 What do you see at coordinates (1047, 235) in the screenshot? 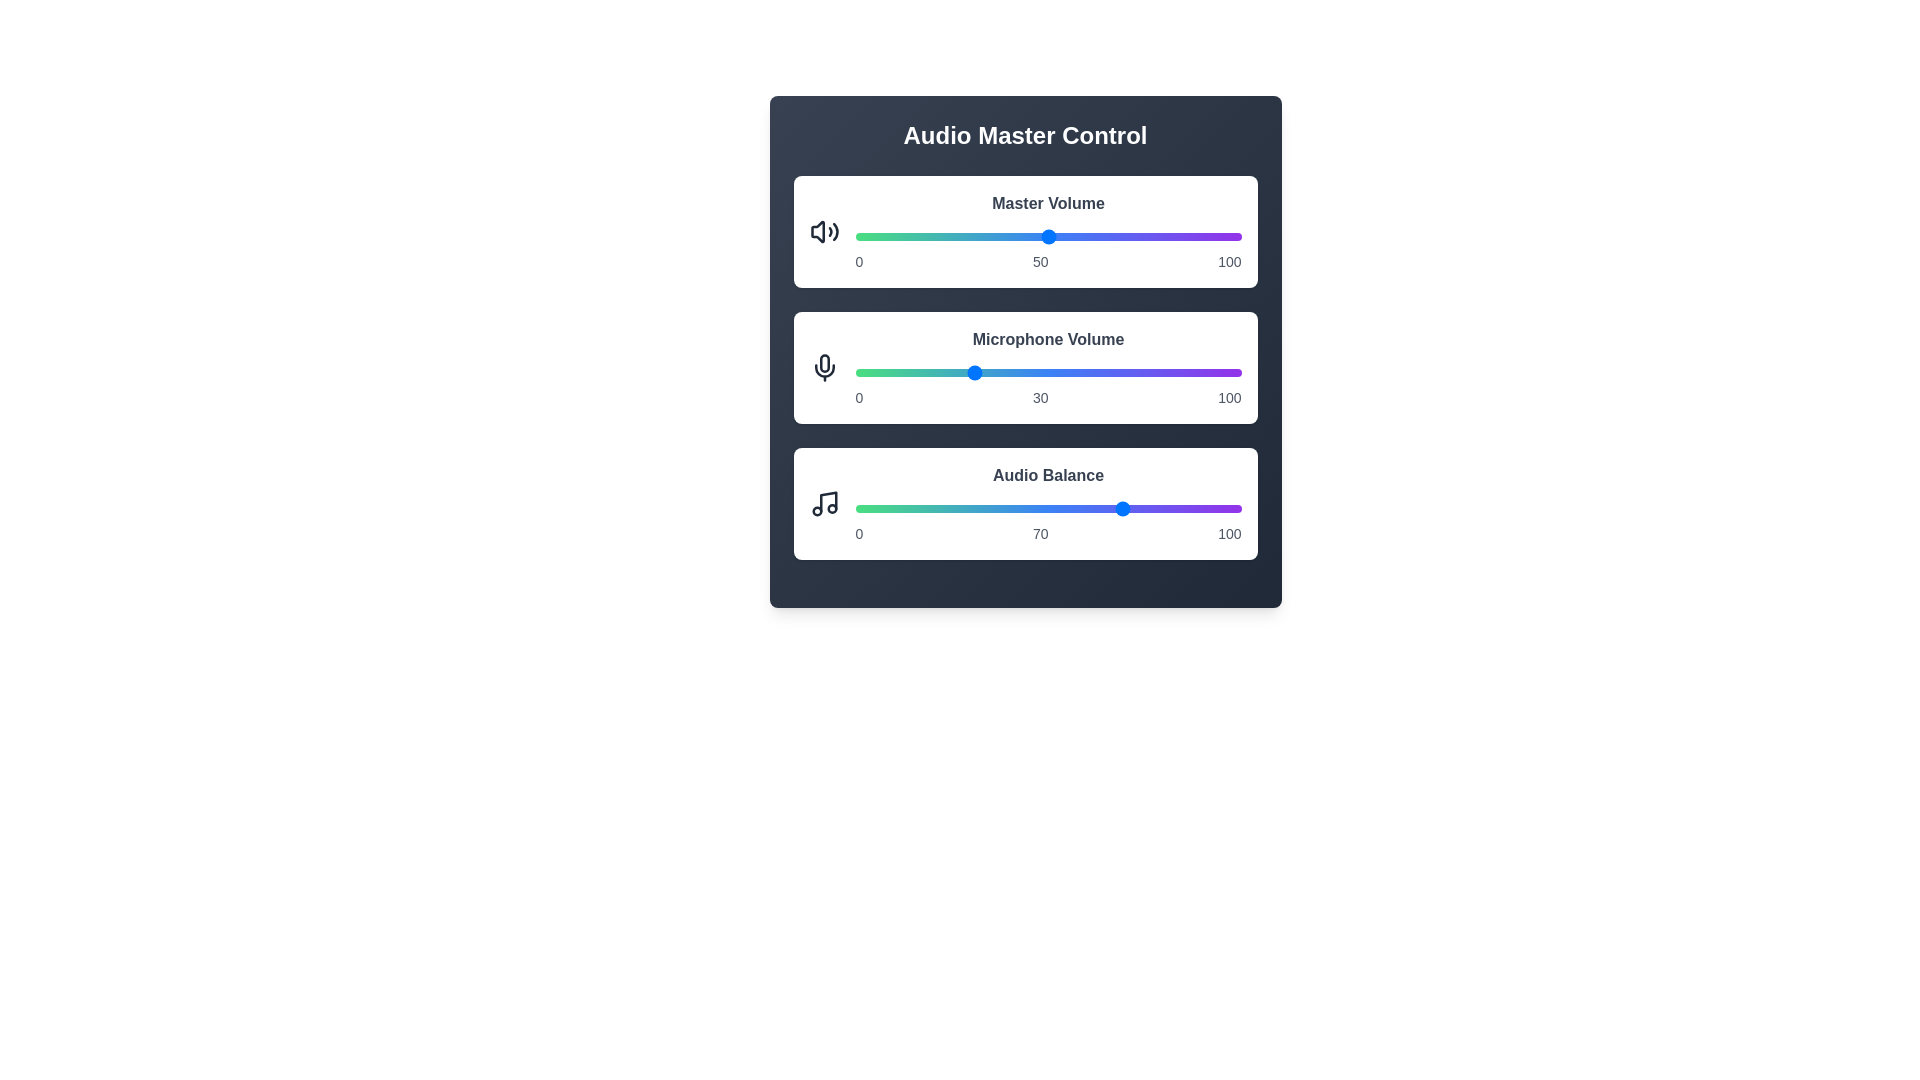
I see `the Master Volume slider to 50%` at bounding box center [1047, 235].